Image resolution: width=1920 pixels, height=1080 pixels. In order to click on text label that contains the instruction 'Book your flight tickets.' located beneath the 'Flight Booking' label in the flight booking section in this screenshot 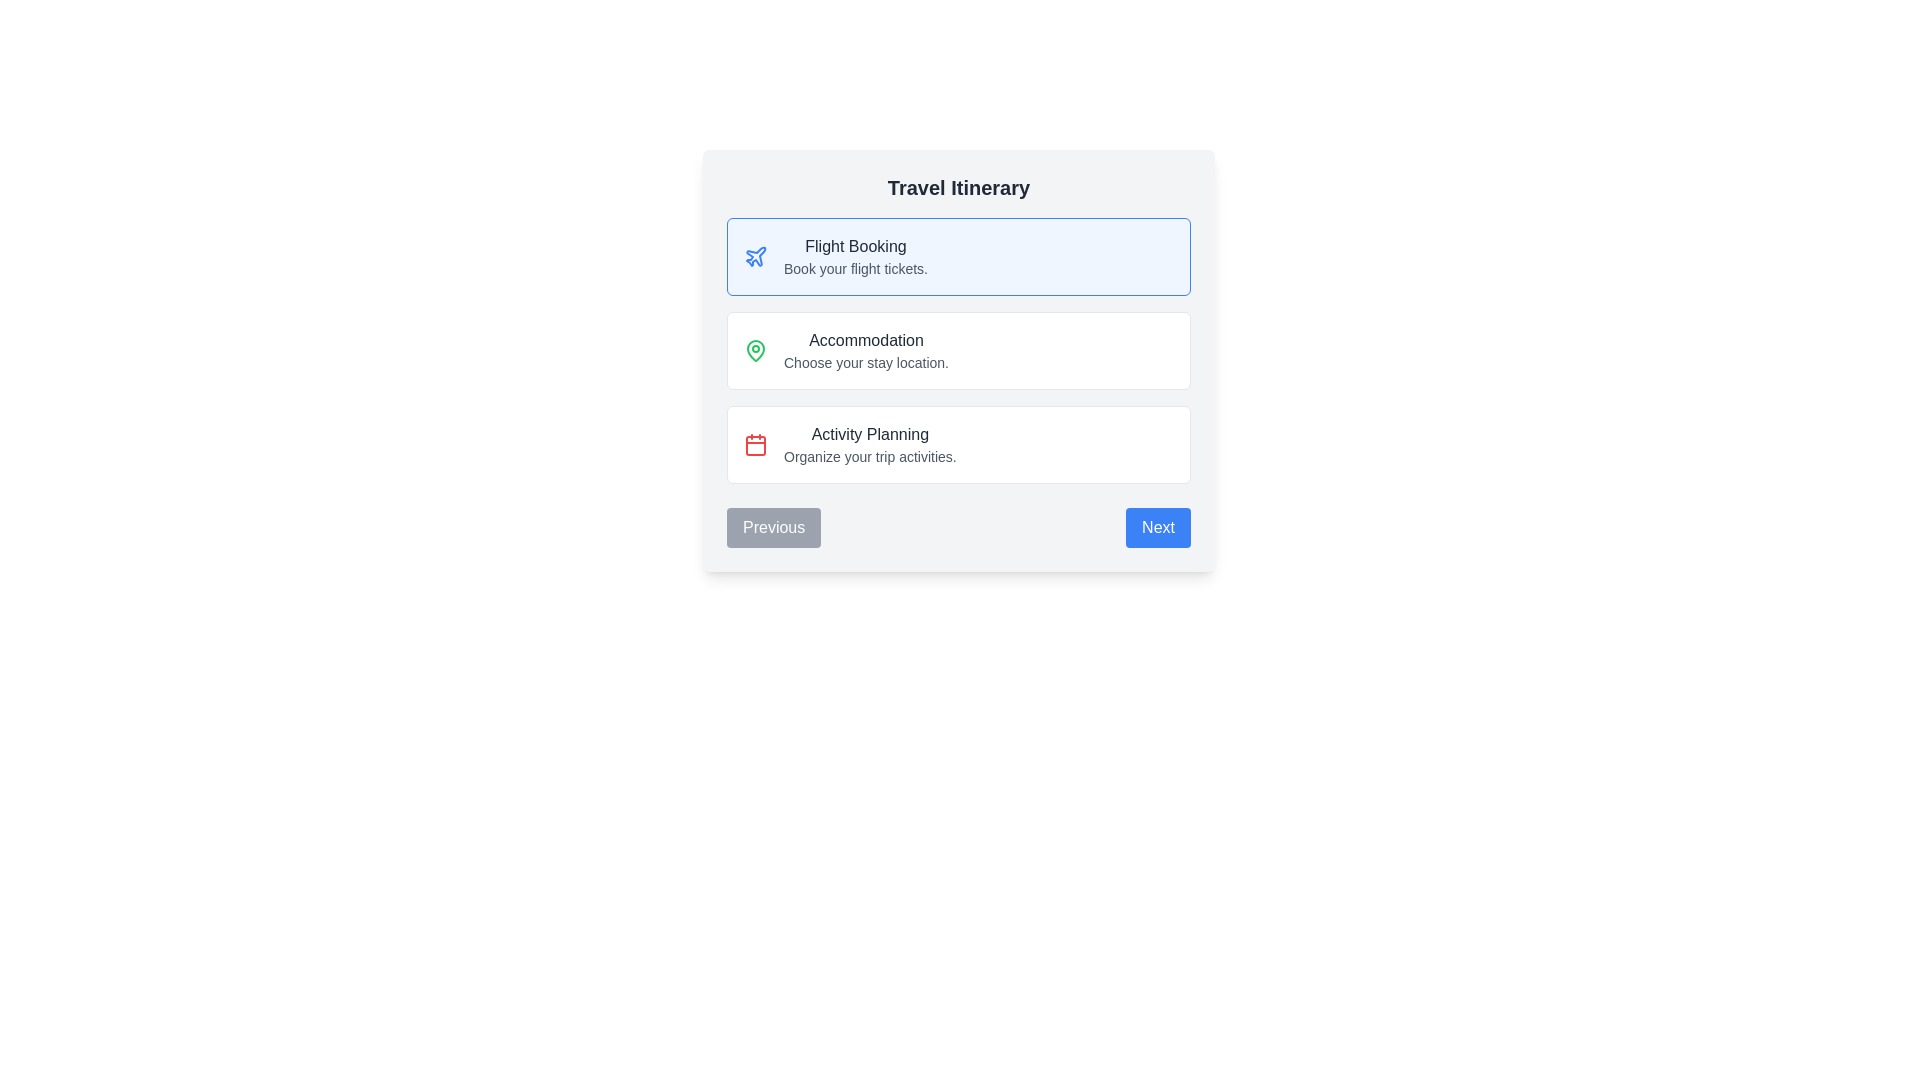, I will do `click(855, 268)`.